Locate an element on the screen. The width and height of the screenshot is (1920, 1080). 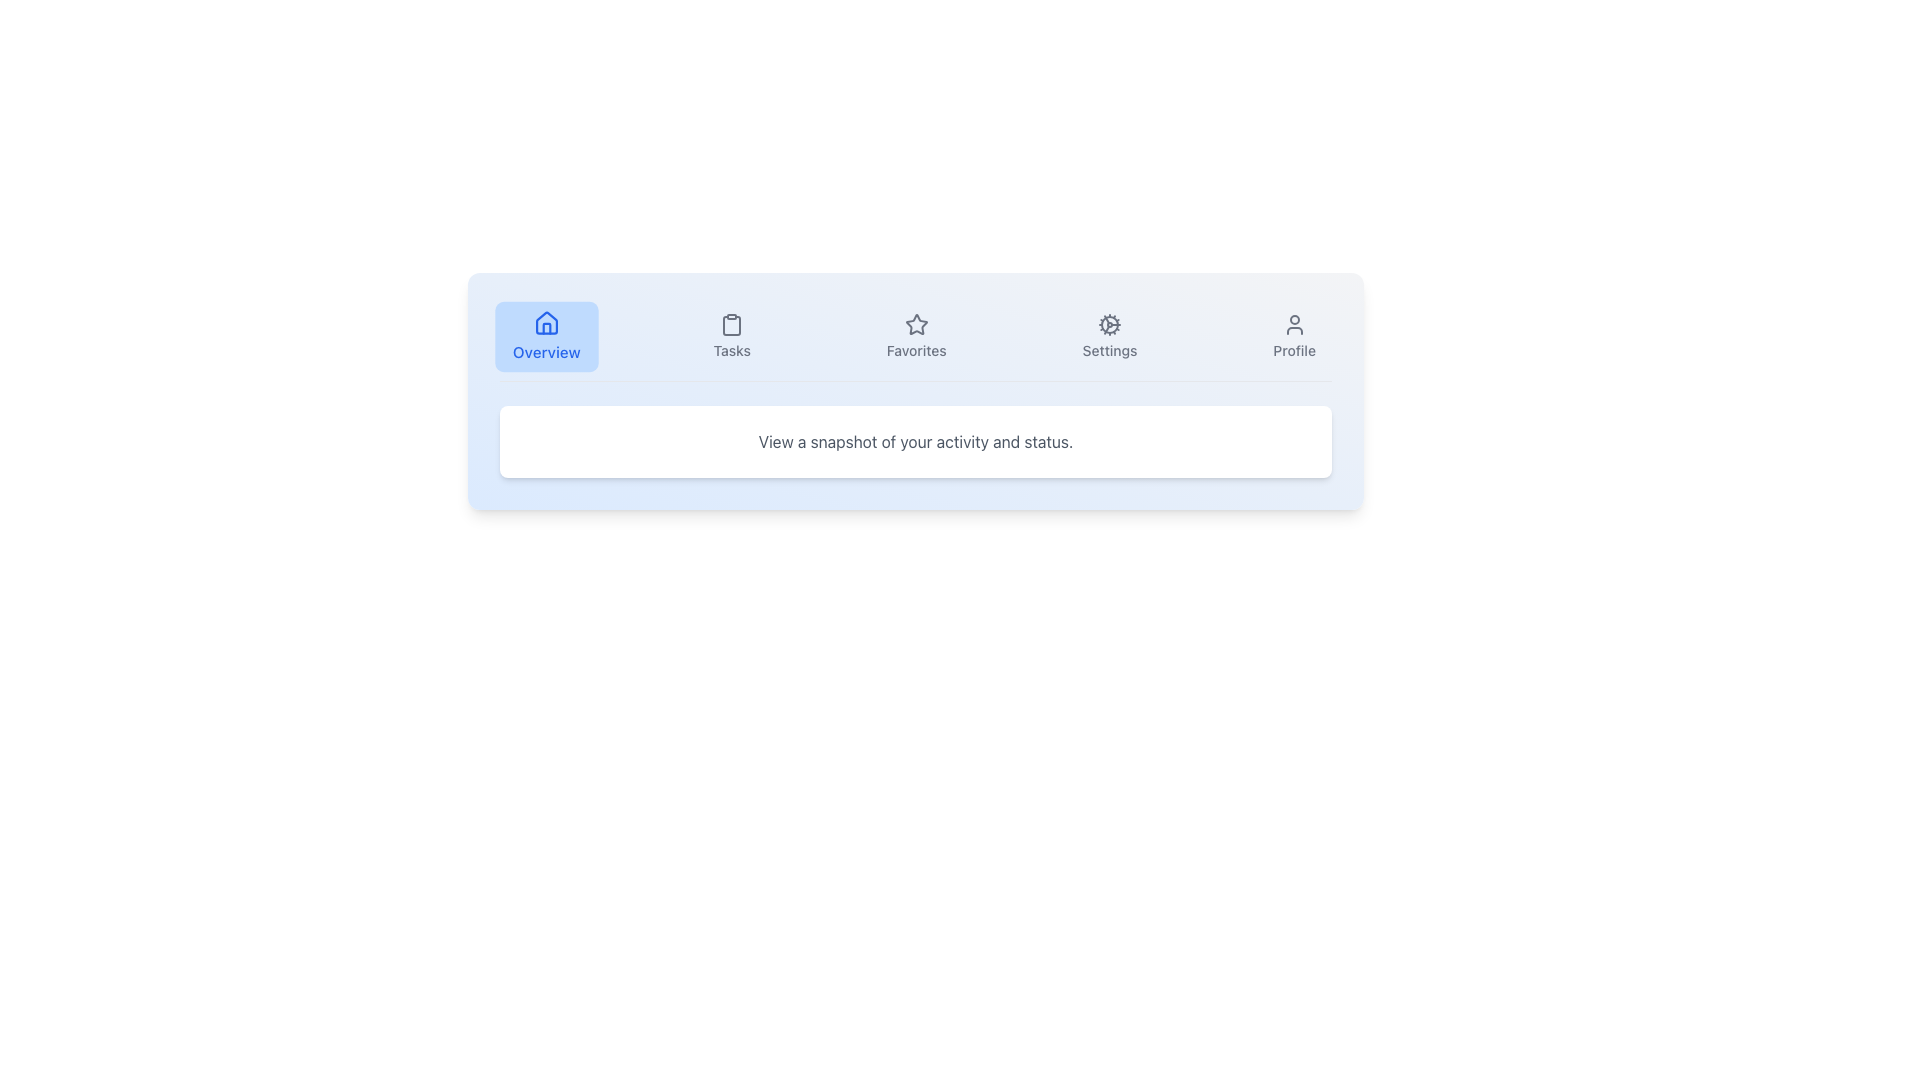
the navigation button with an icon and text for accessing the 'Favorites' section, located in the top-center horizontal navigation bar is located at coordinates (915, 335).